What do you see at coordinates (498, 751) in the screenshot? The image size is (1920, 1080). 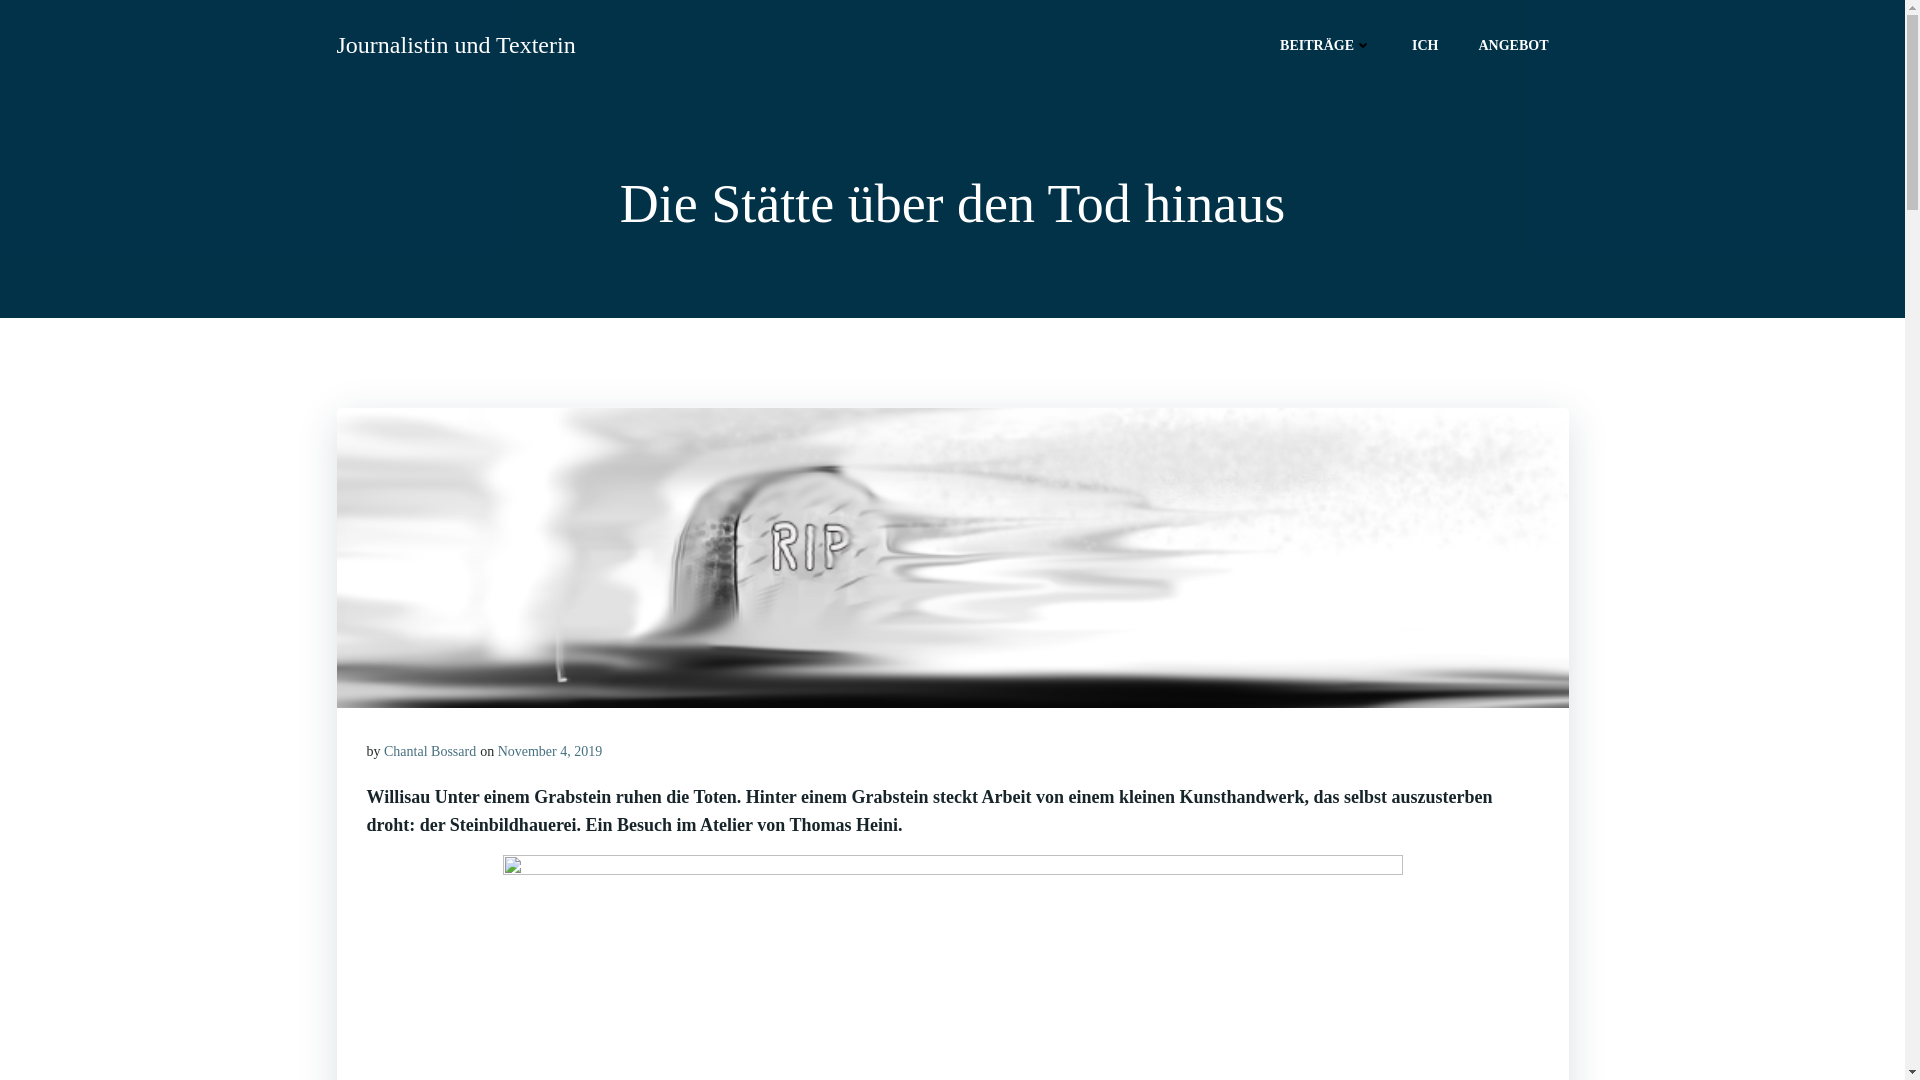 I see `'November 4, 2019'` at bounding box center [498, 751].